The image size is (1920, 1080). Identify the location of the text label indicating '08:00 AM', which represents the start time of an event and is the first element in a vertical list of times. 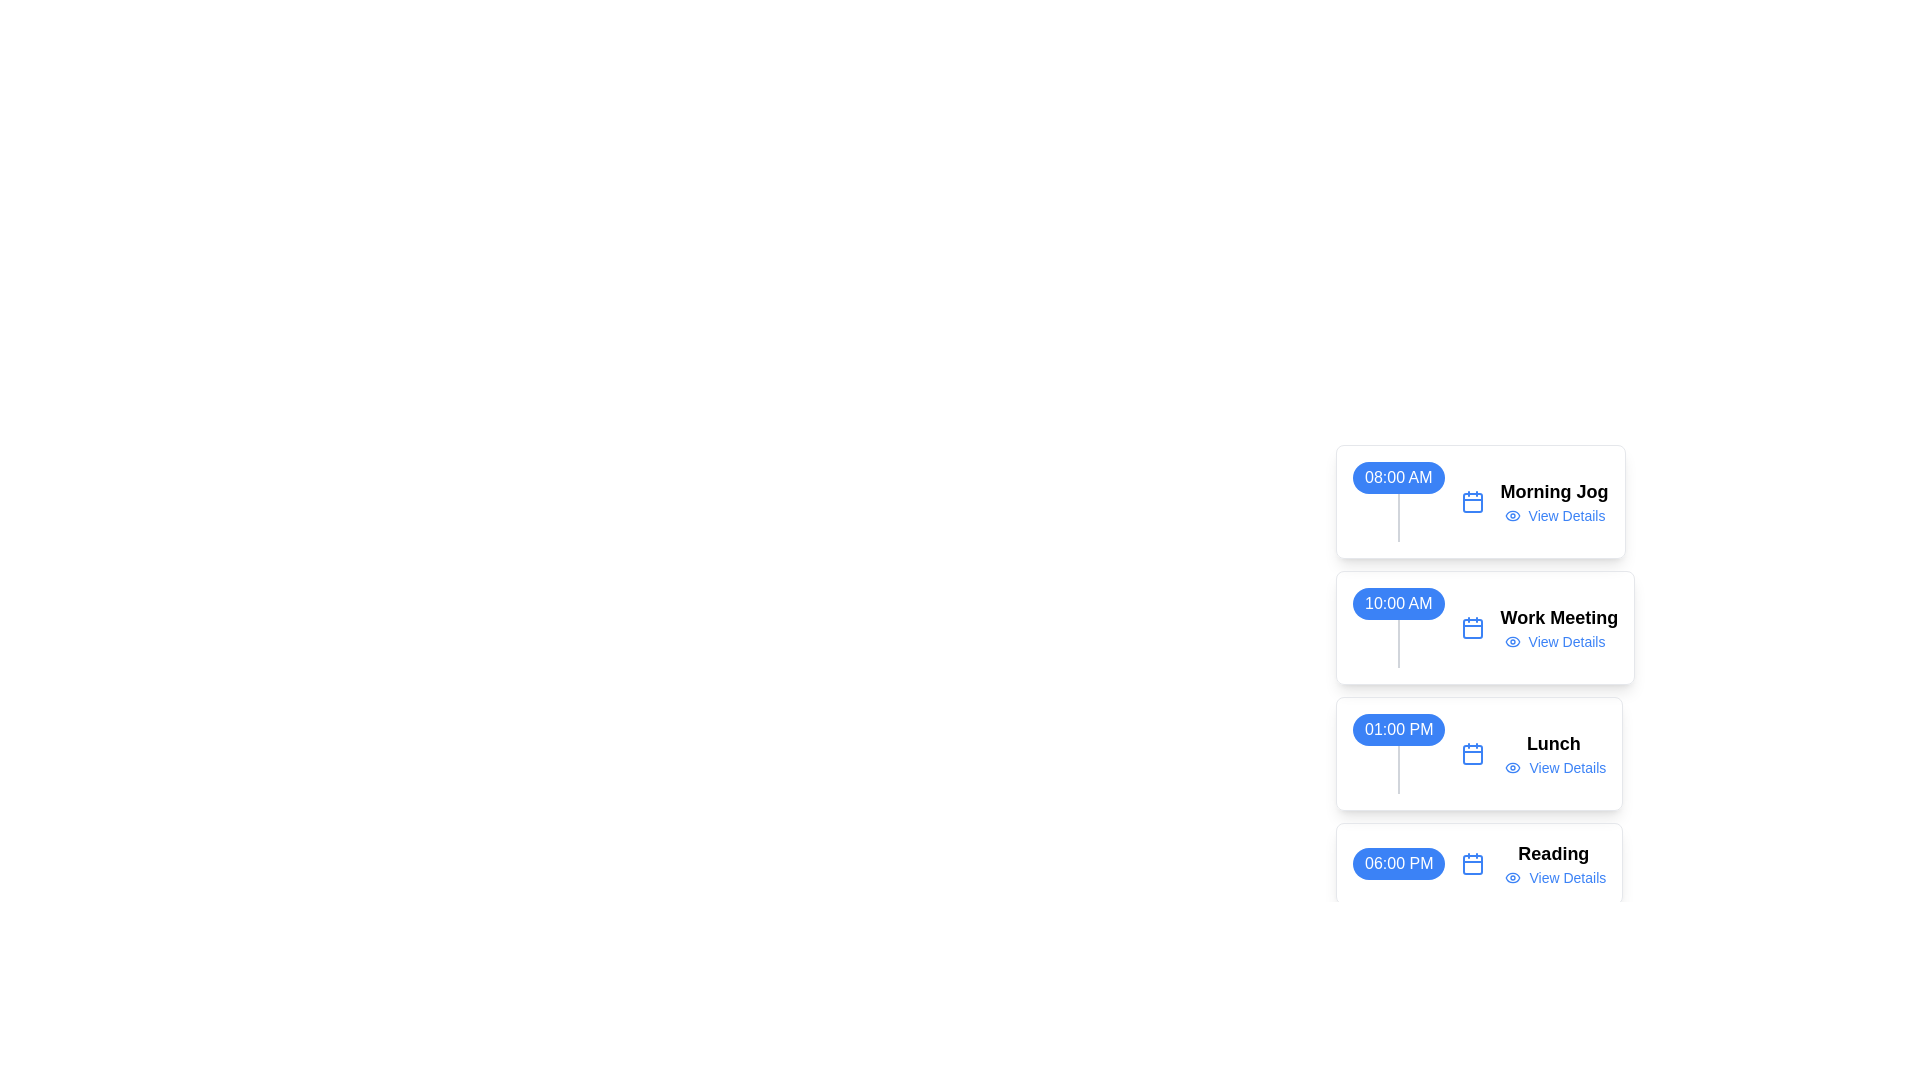
(1397, 478).